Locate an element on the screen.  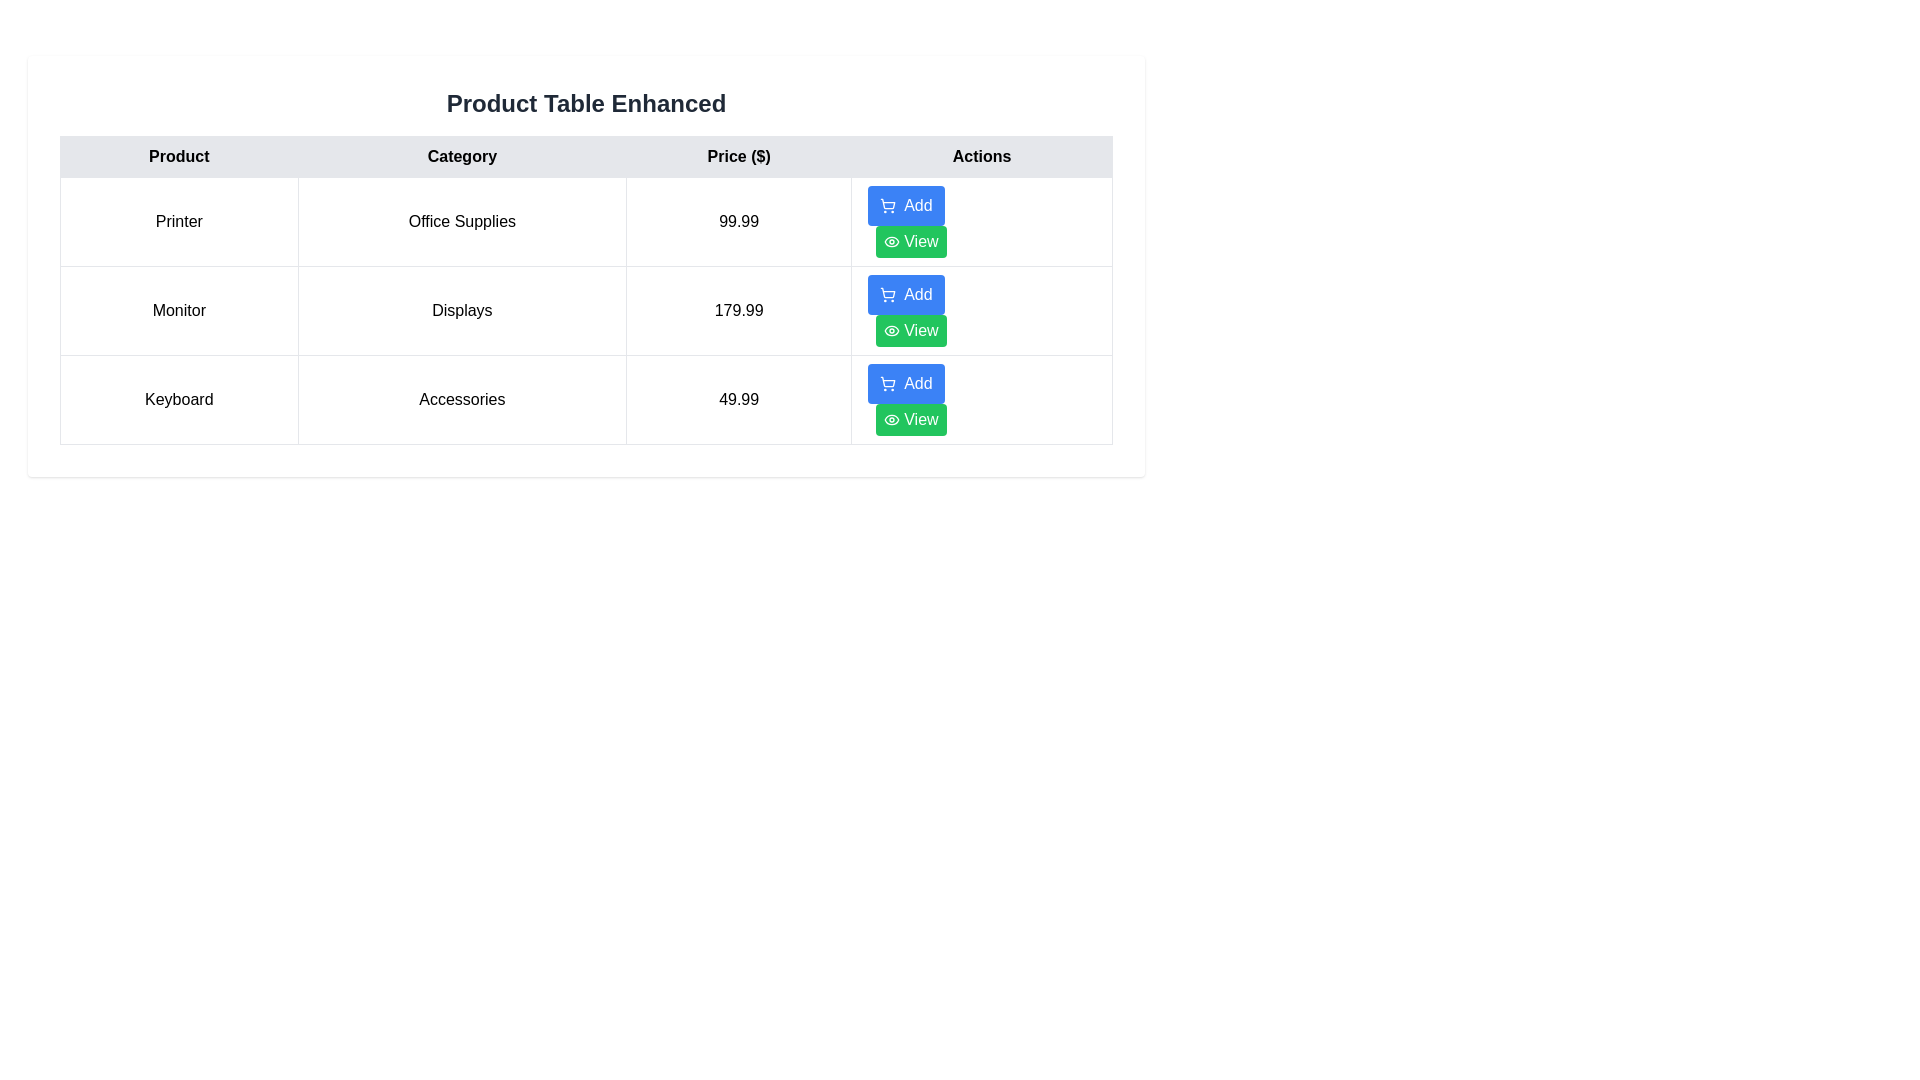
the shopping cart icon located in the 'Actions' column of the second row of the table, which visually represents adding an item to the shopping cart is located at coordinates (887, 293).